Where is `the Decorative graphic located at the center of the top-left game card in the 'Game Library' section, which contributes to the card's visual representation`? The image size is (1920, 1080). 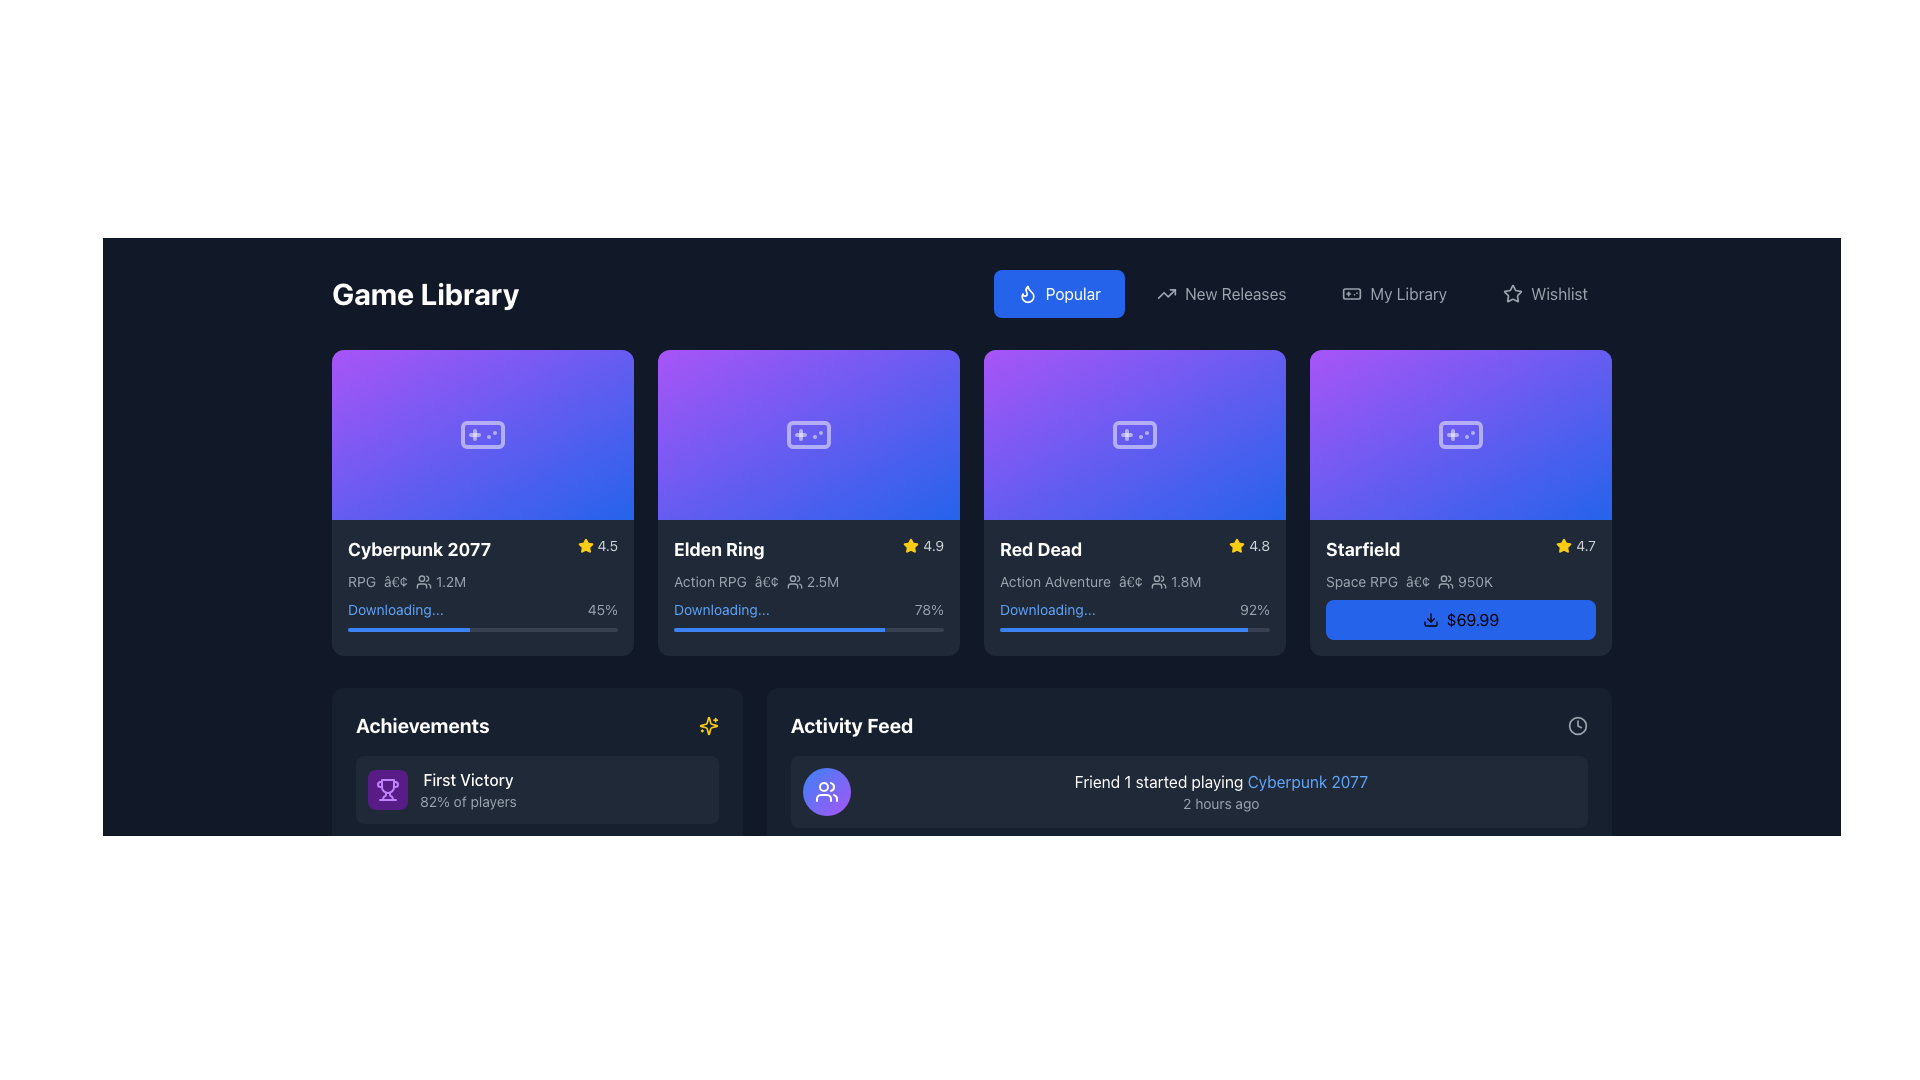
the Decorative graphic located at the center of the top-left game card in the 'Game Library' section, which contributes to the card's visual representation is located at coordinates (483, 433).